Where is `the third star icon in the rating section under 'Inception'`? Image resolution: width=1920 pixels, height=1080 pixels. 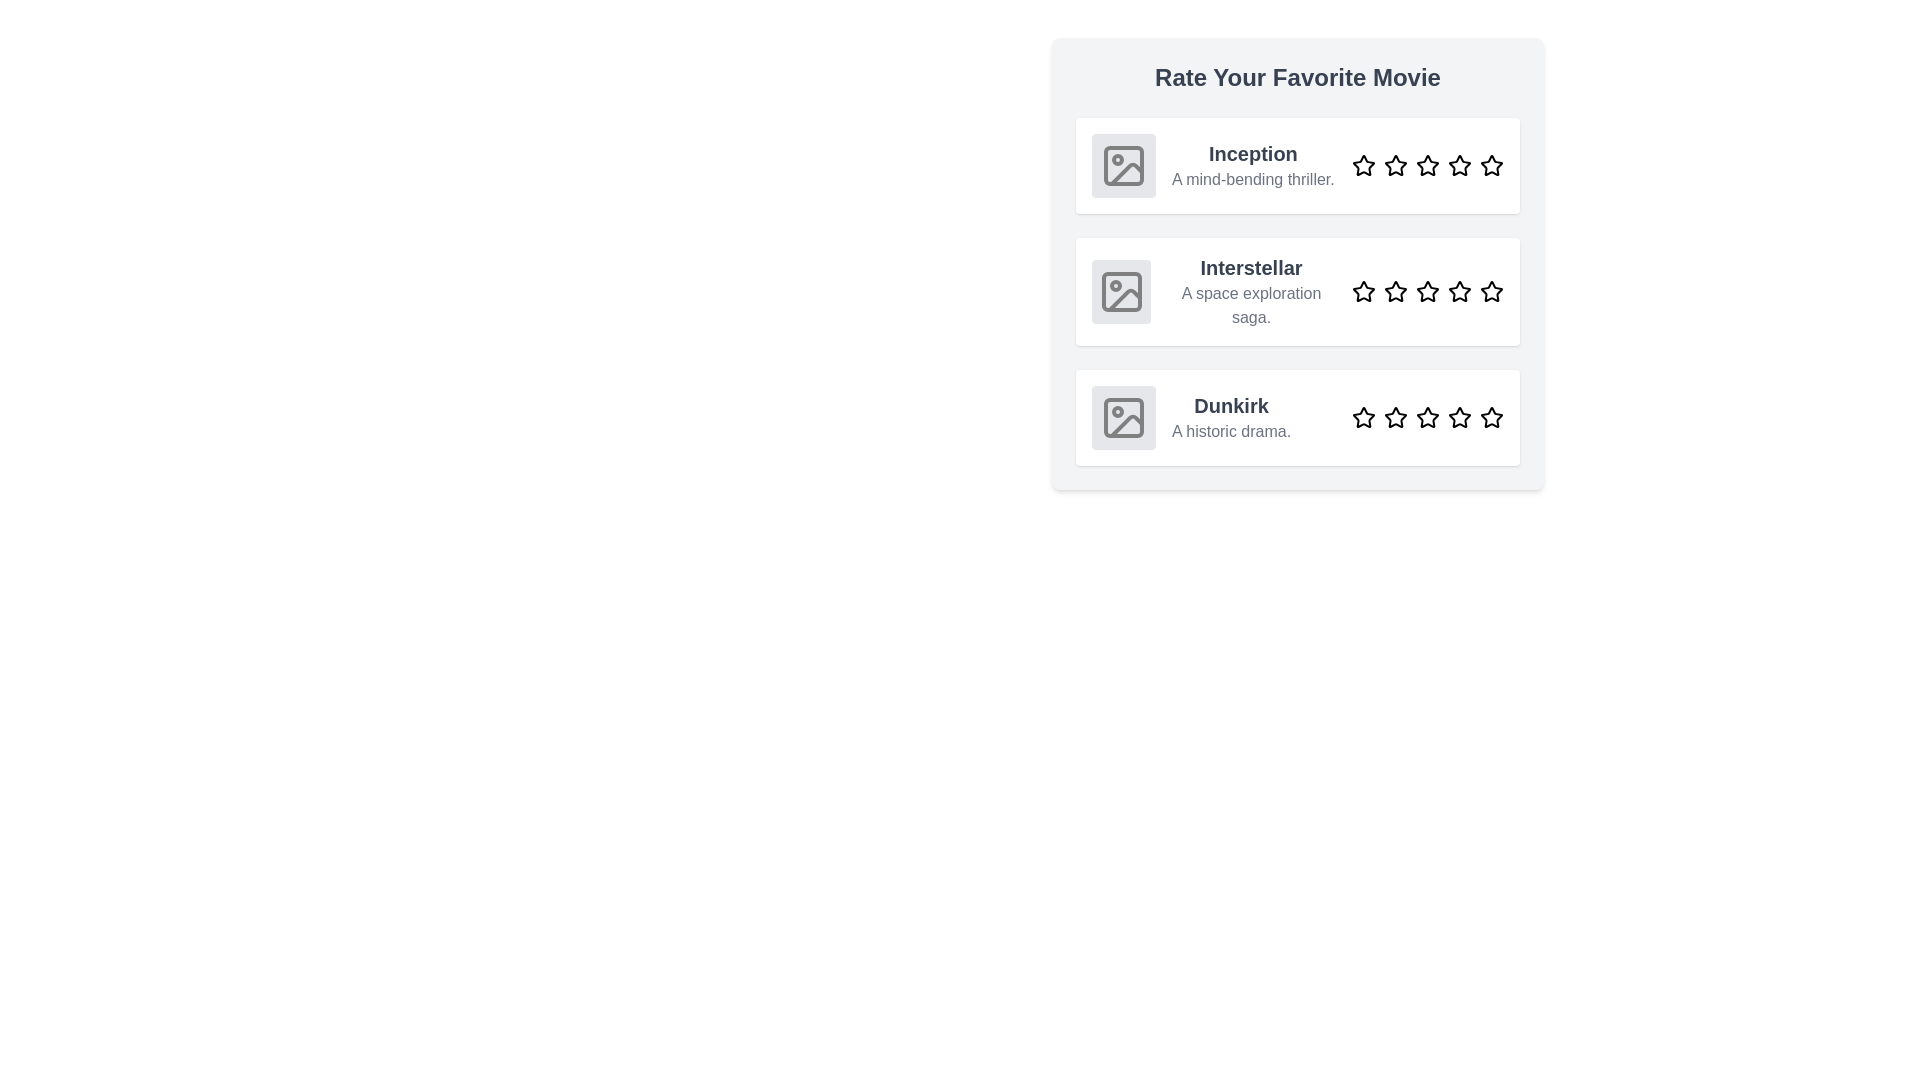
the third star icon in the rating section under 'Inception' is located at coordinates (1425, 164).